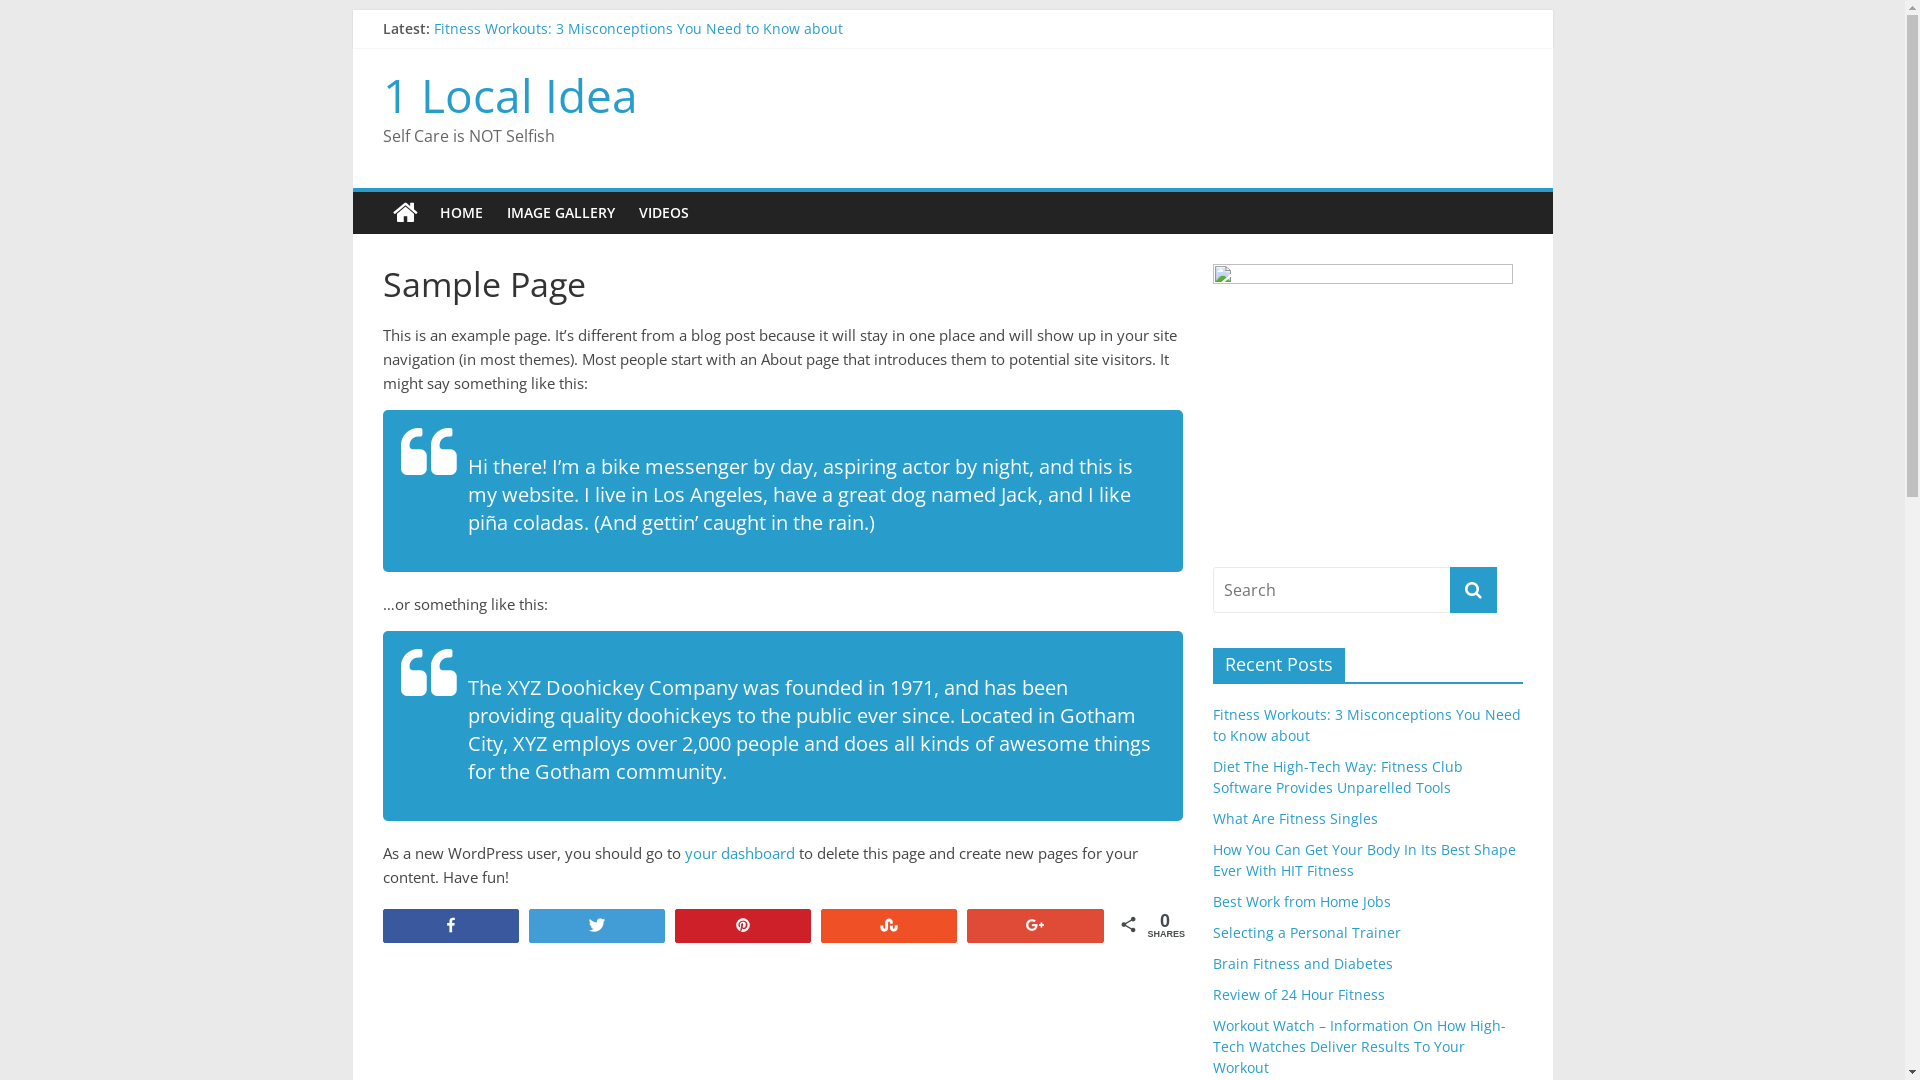  What do you see at coordinates (1305, 932) in the screenshot?
I see `'Selecting a Personal Trainer'` at bounding box center [1305, 932].